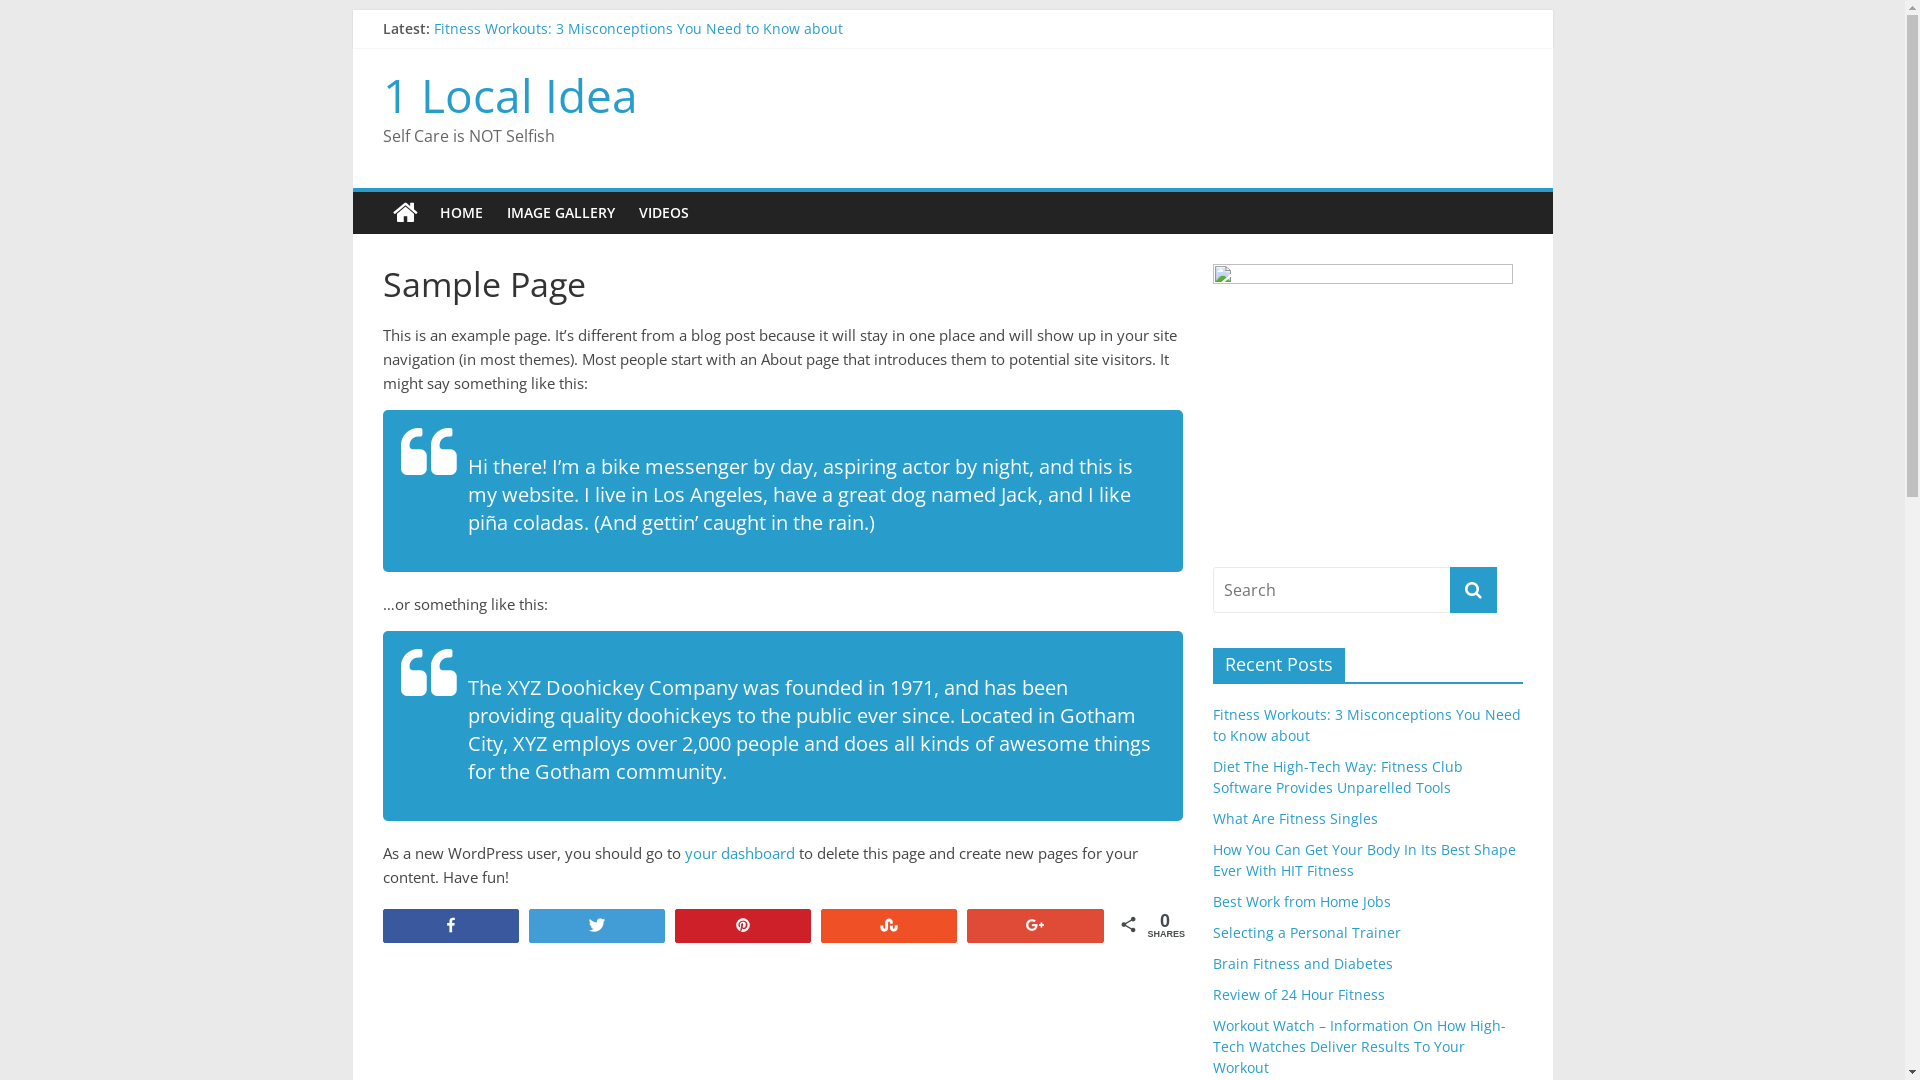  What do you see at coordinates (1305, 932) in the screenshot?
I see `'Selecting a Personal Trainer'` at bounding box center [1305, 932].